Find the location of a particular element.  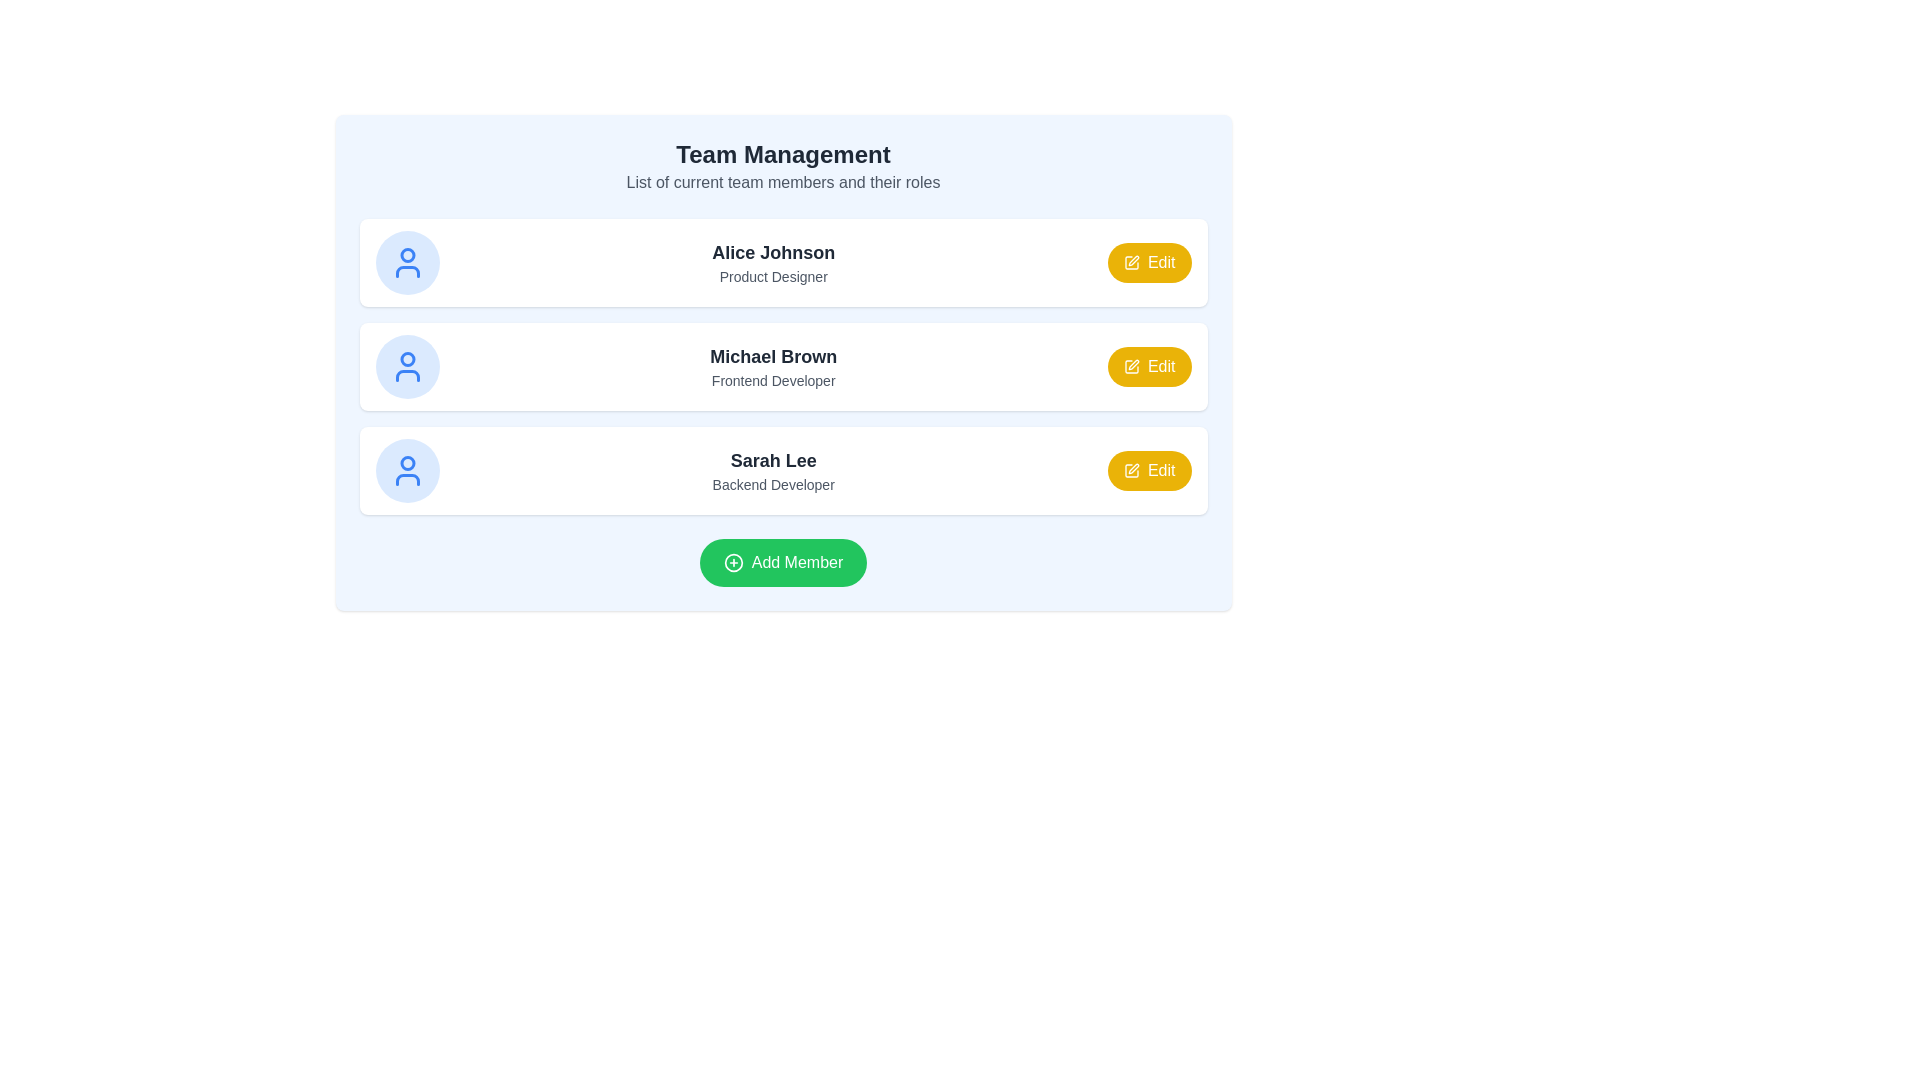

the 'Edit' text within the yellow button featuring a pen icon, located at the right-hand side of the last entry for 'Sarah Lee Backend Developer' is located at coordinates (1161, 470).